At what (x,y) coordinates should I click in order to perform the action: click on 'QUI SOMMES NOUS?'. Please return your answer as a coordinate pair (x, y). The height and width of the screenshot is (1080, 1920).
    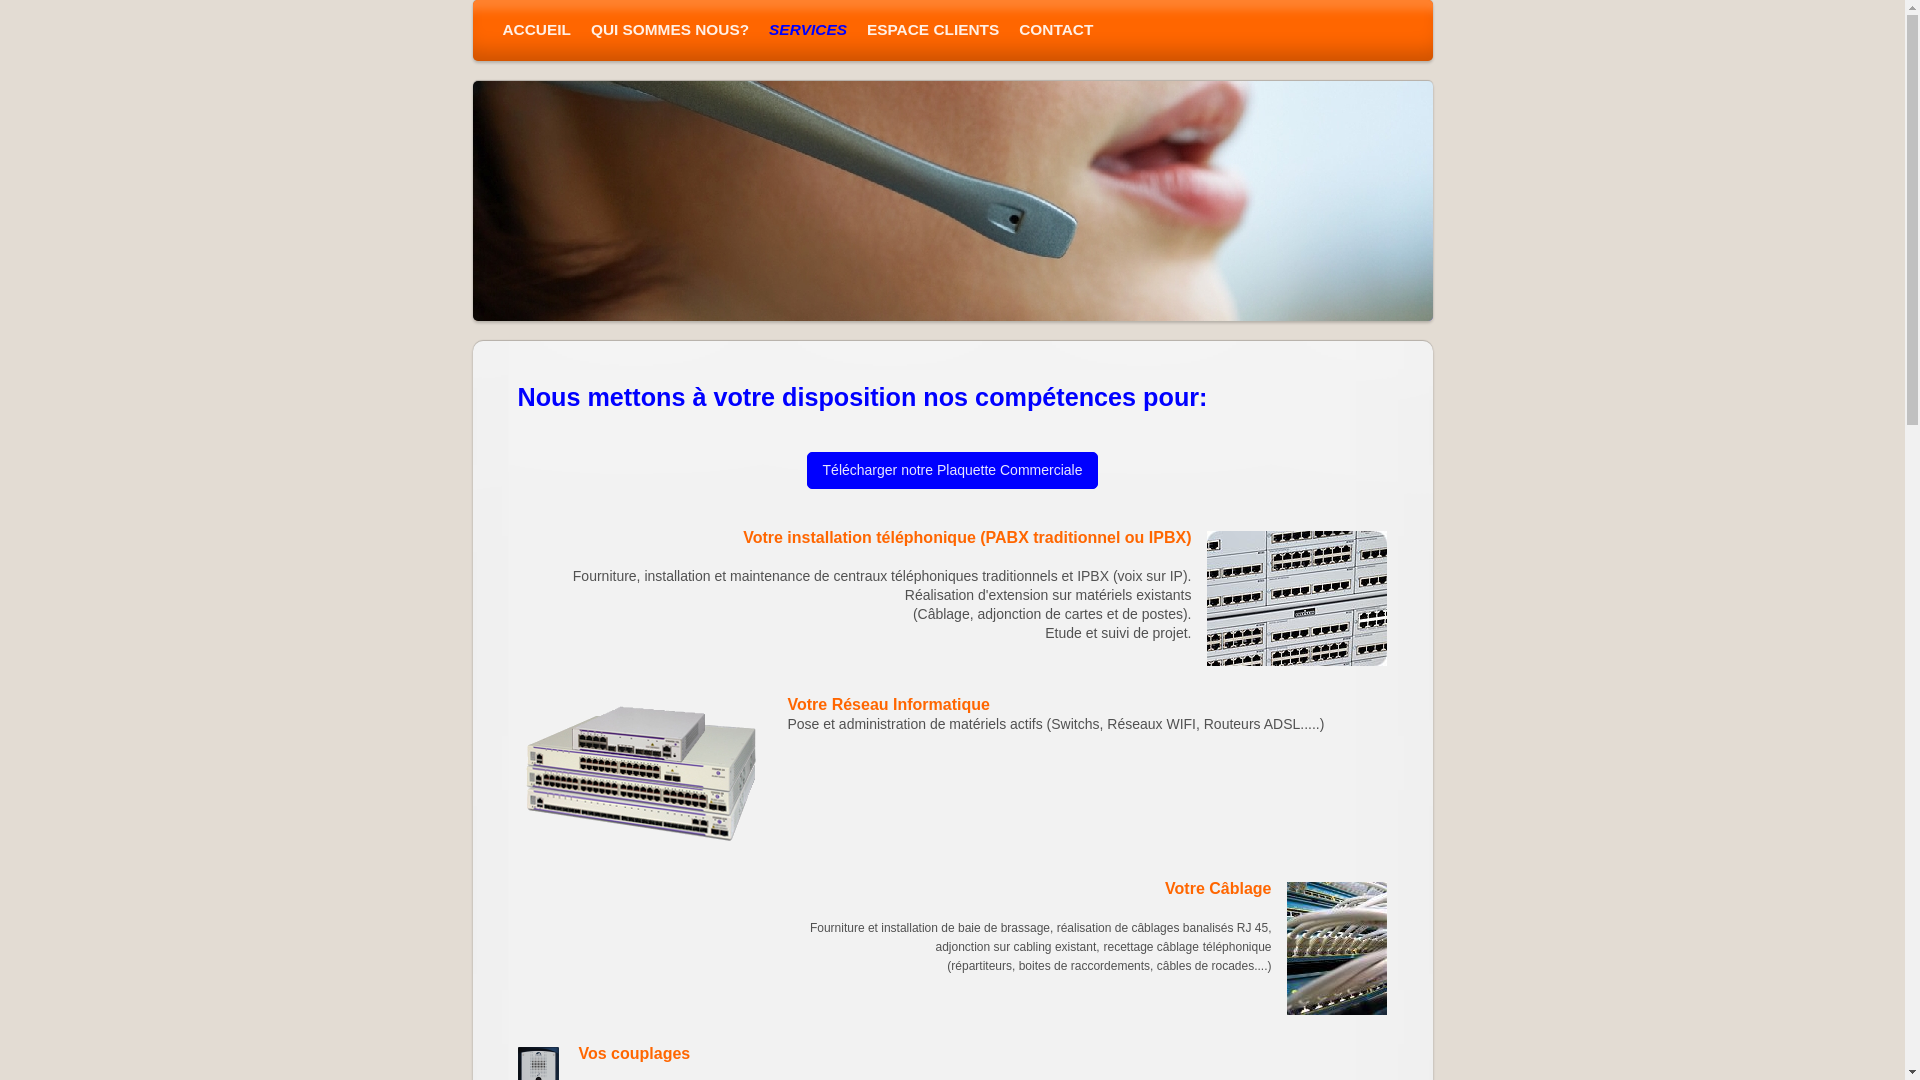
    Looking at the image, I should click on (670, 30).